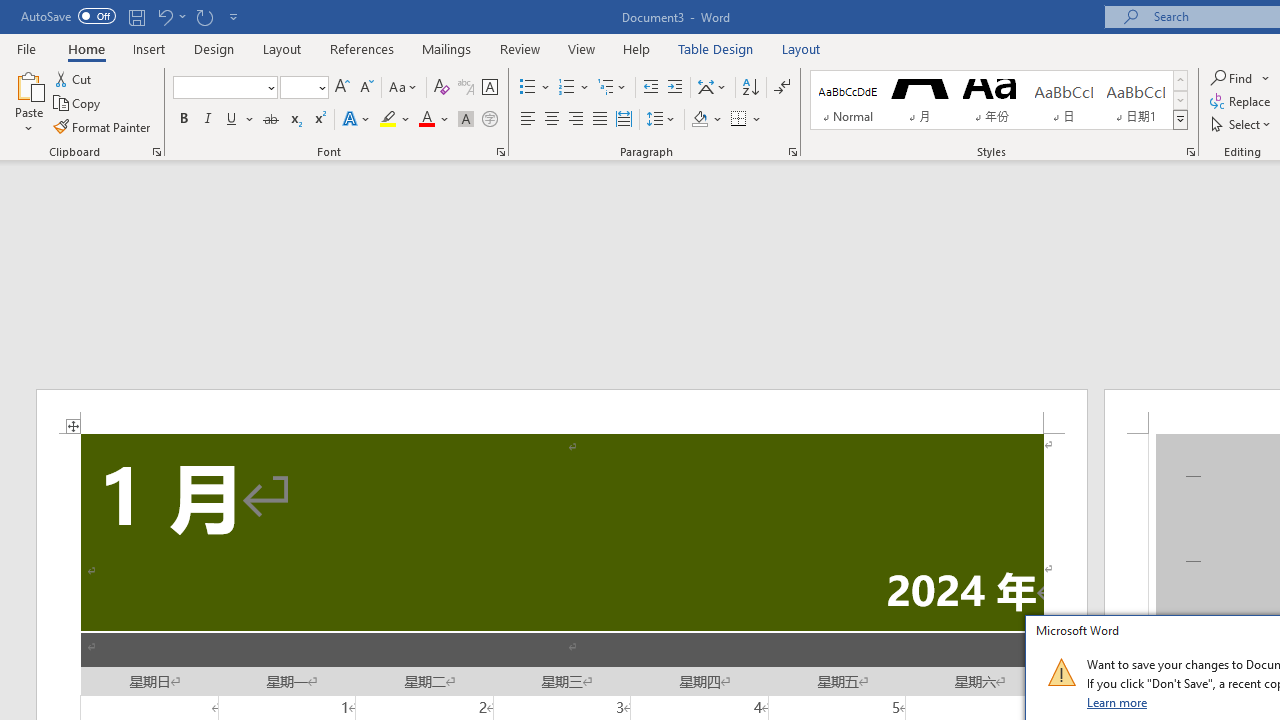 The width and height of the screenshot is (1280, 720). Describe the element at coordinates (489, 119) in the screenshot. I see `'Enclose Characters...'` at that location.